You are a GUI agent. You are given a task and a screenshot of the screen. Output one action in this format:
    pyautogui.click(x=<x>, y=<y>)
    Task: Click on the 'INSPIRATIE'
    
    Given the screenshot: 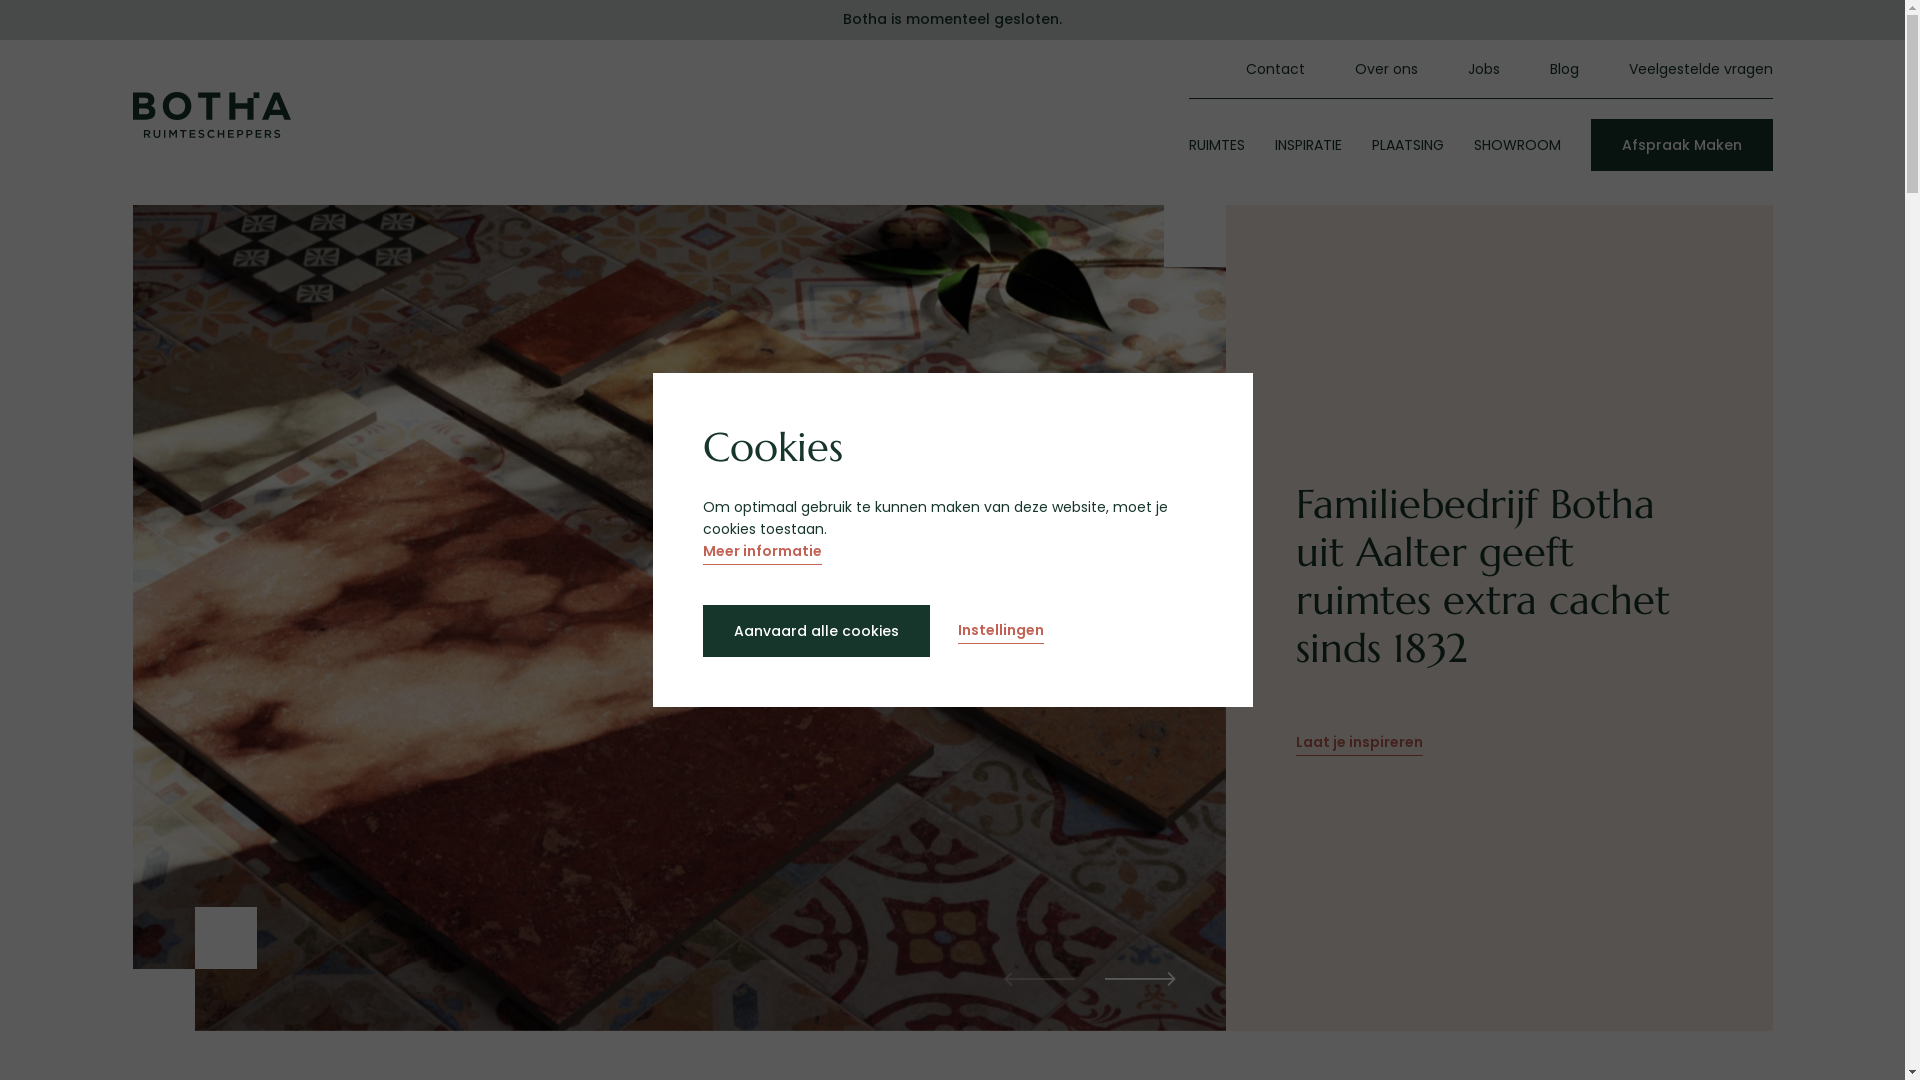 What is the action you would take?
    pyautogui.click(x=1272, y=144)
    